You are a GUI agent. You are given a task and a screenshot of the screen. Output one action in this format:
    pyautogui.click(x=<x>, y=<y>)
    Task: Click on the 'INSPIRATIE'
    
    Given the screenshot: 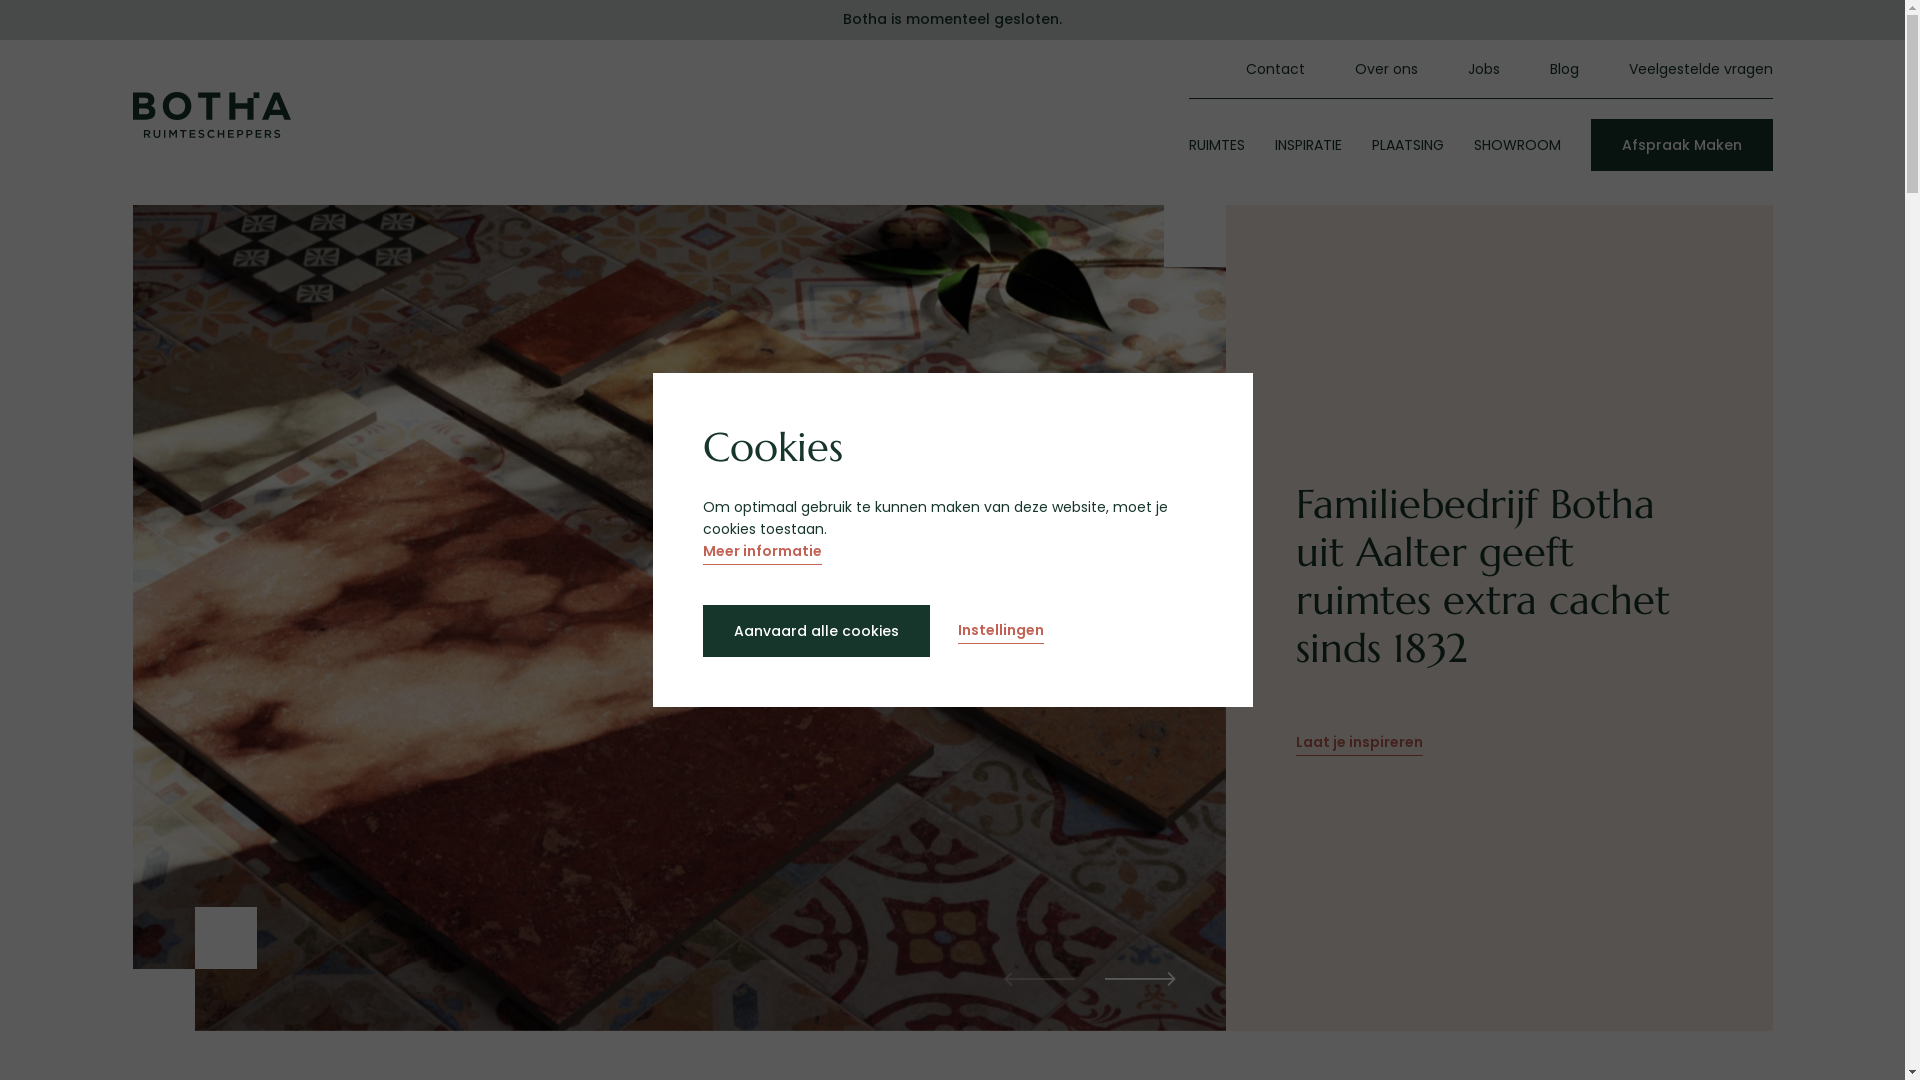 What is the action you would take?
    pyautogui.click(x=1272, y=144)
    